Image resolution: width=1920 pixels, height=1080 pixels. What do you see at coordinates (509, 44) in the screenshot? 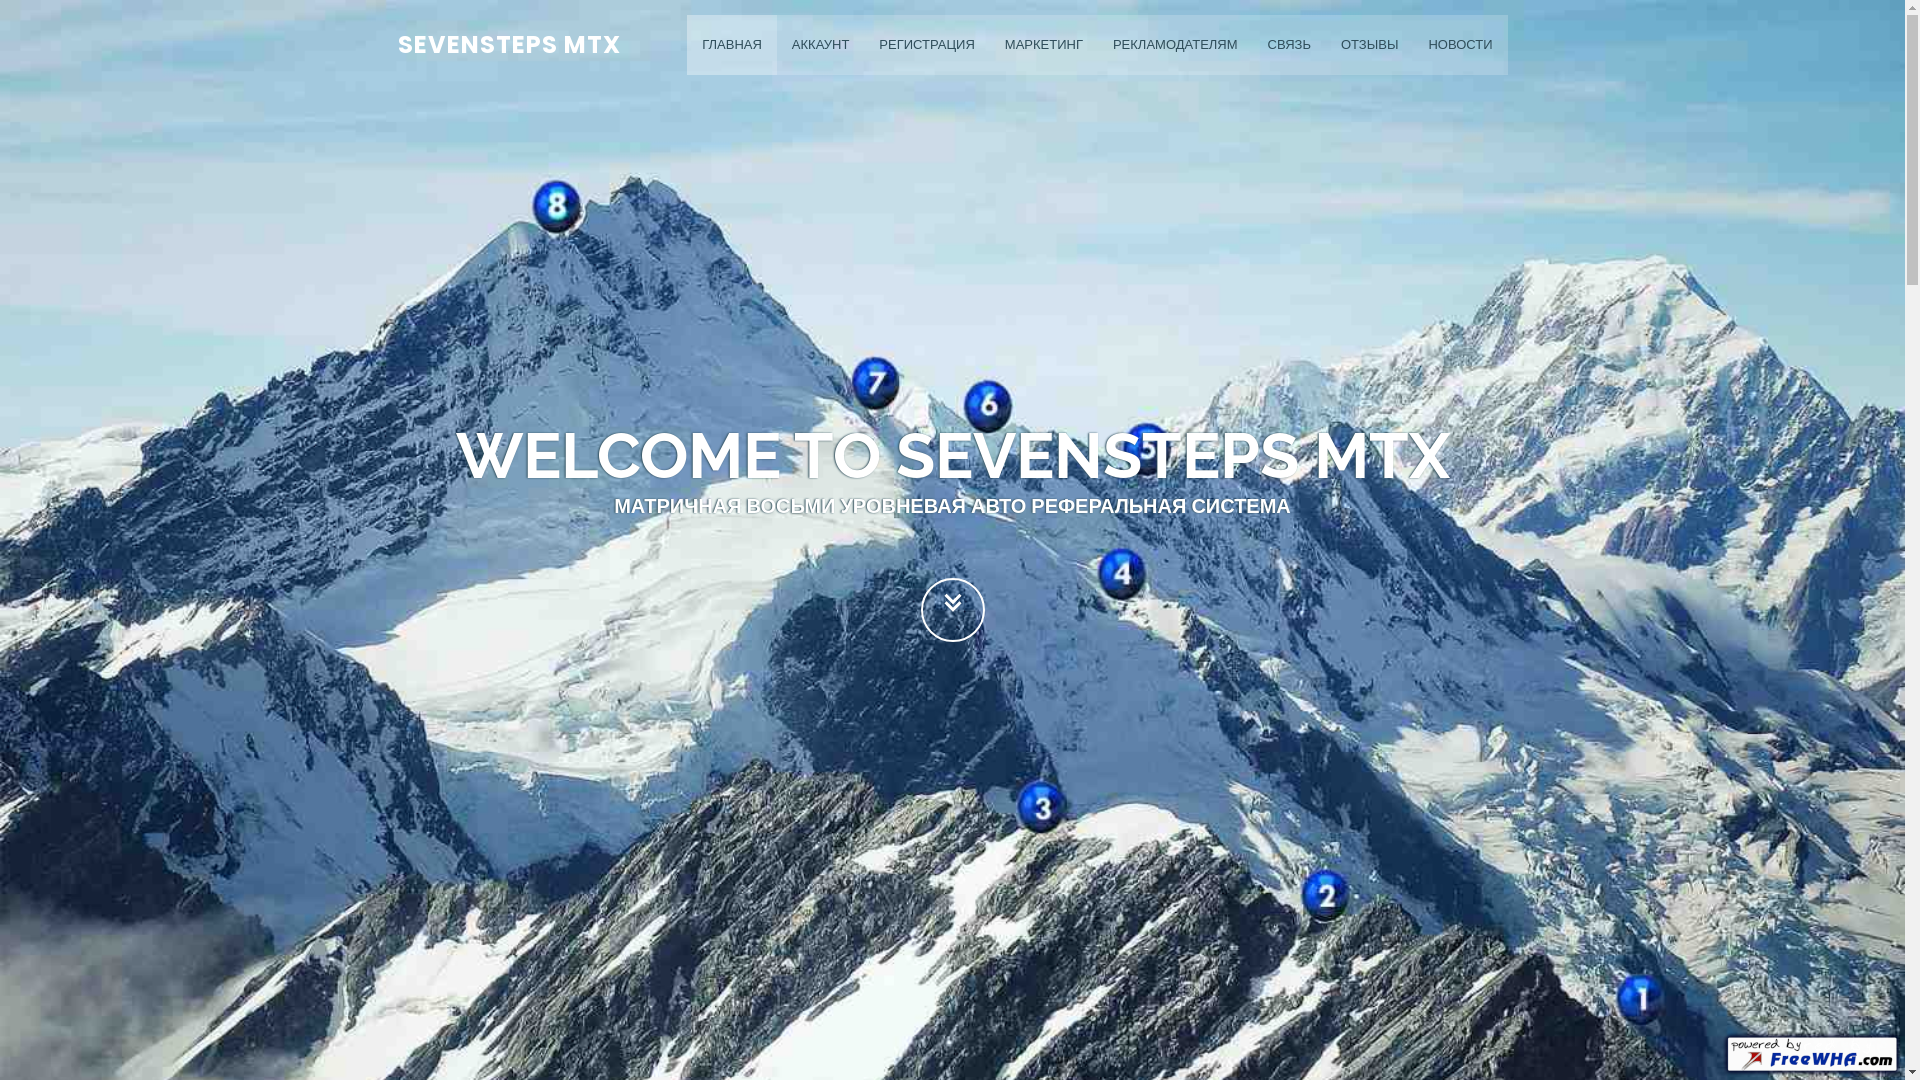
I see `'SEVENSTEPS MTX'` at bounding box center [509, 44].